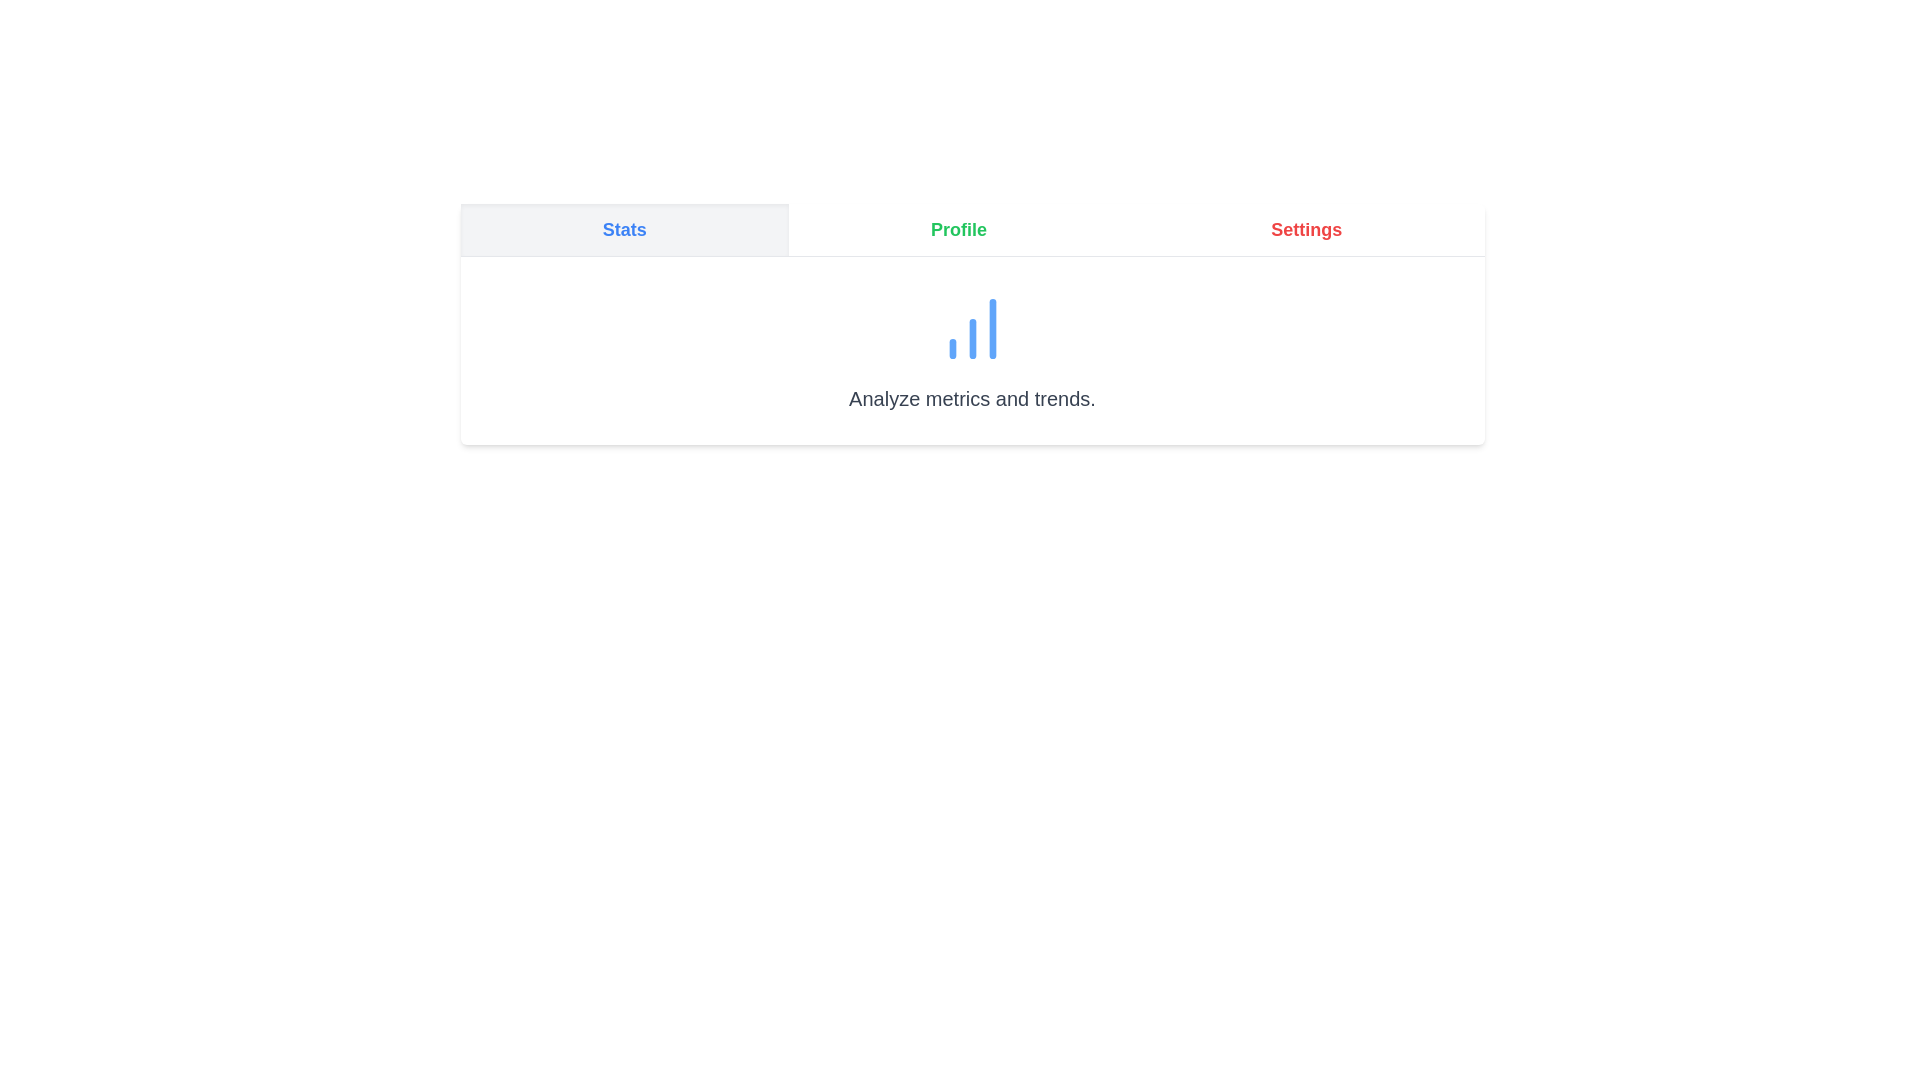 The image size is (1920, 1080). I want to click on the 'Profile' button, which is a green text label in bold serif font, located, so click(958, 229).